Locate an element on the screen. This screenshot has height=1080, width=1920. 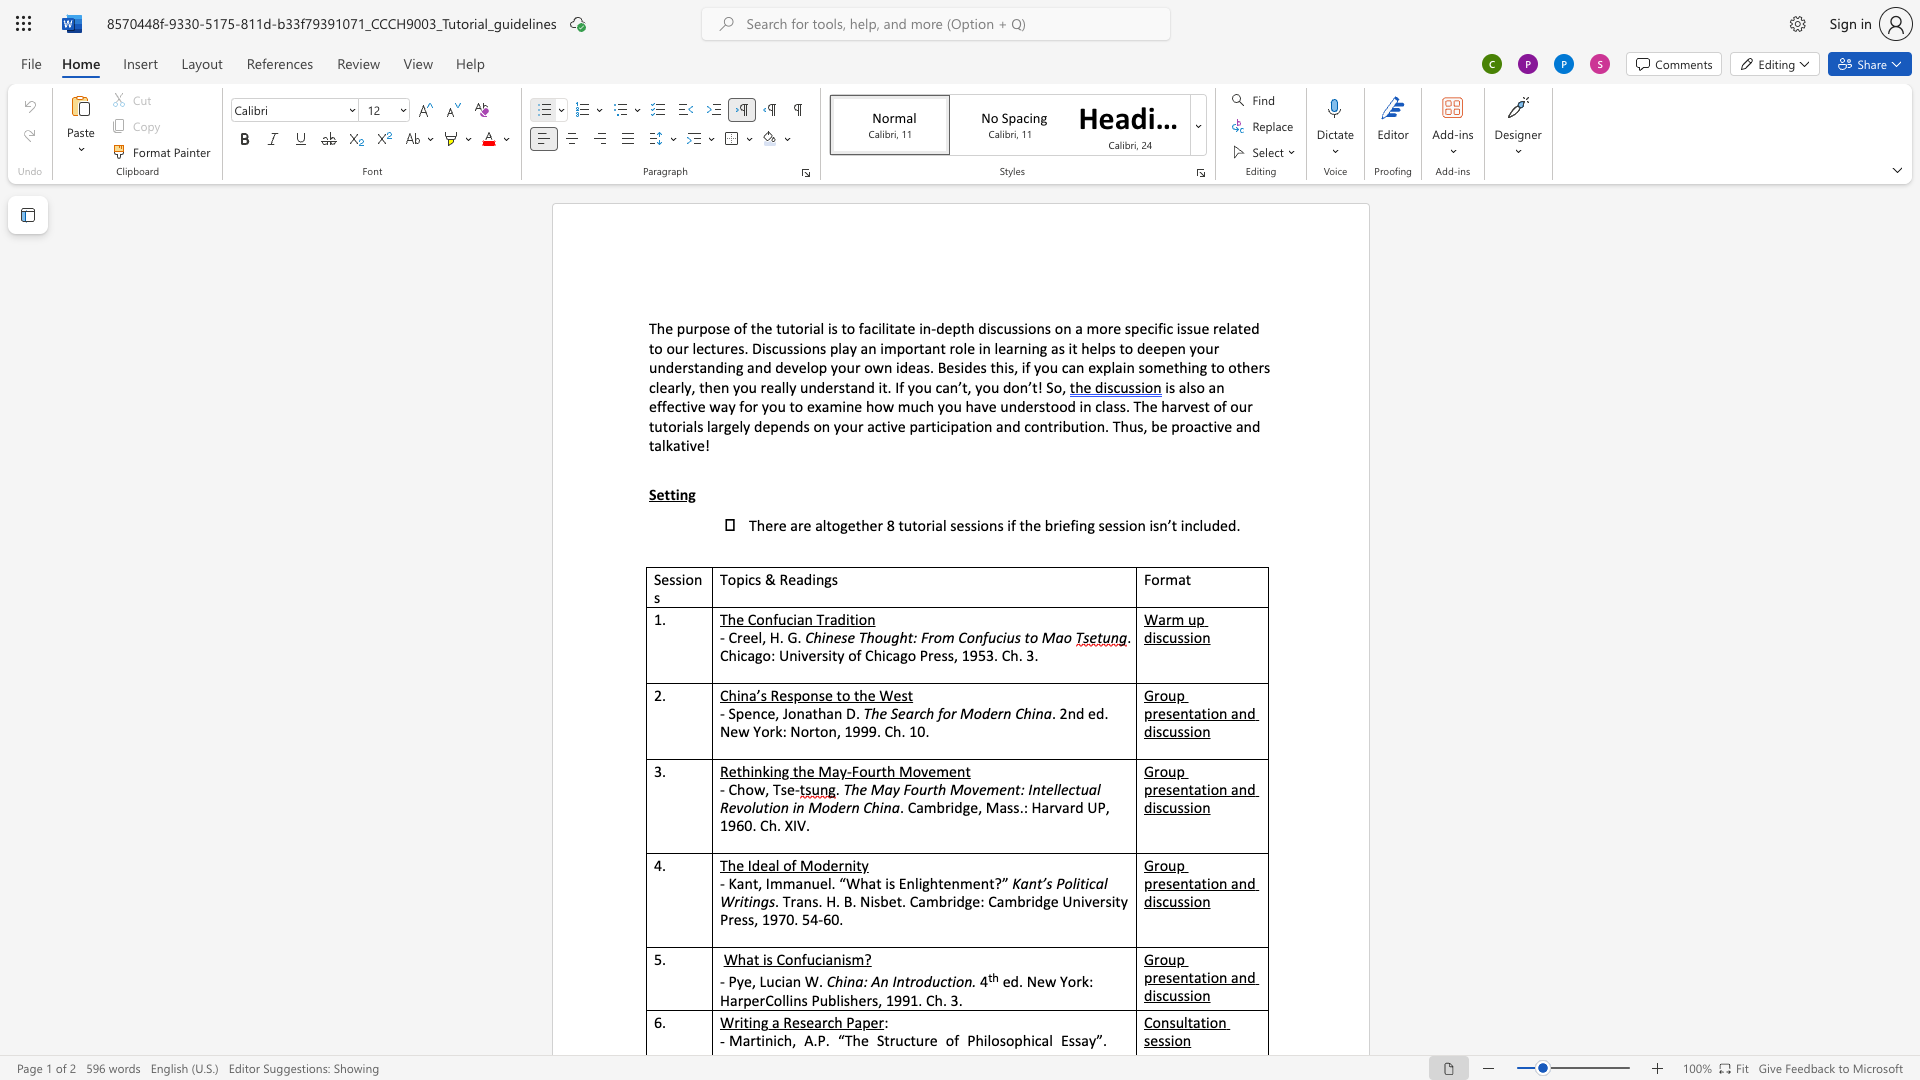
the space between the continuous character "t" and "o" in the text is located at coordinates (1030, 637).